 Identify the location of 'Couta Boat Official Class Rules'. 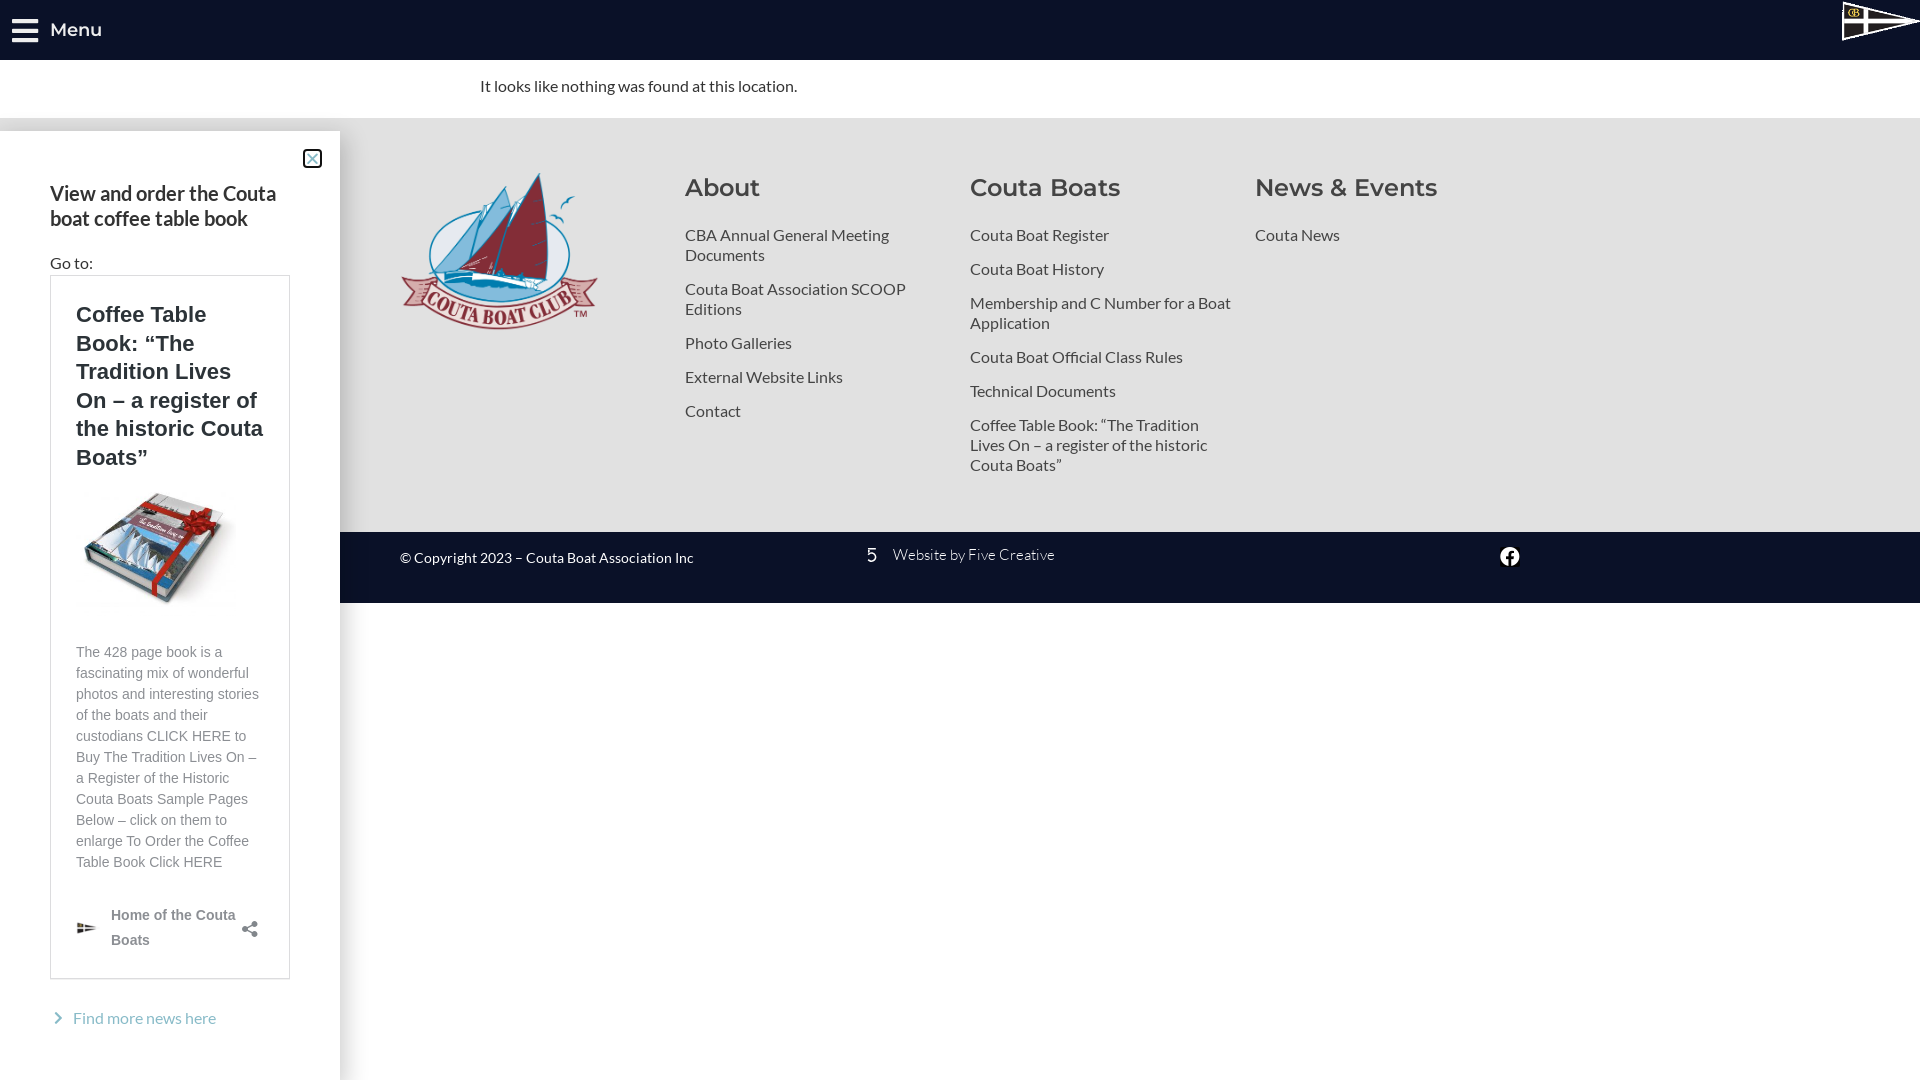
(1101, 356).